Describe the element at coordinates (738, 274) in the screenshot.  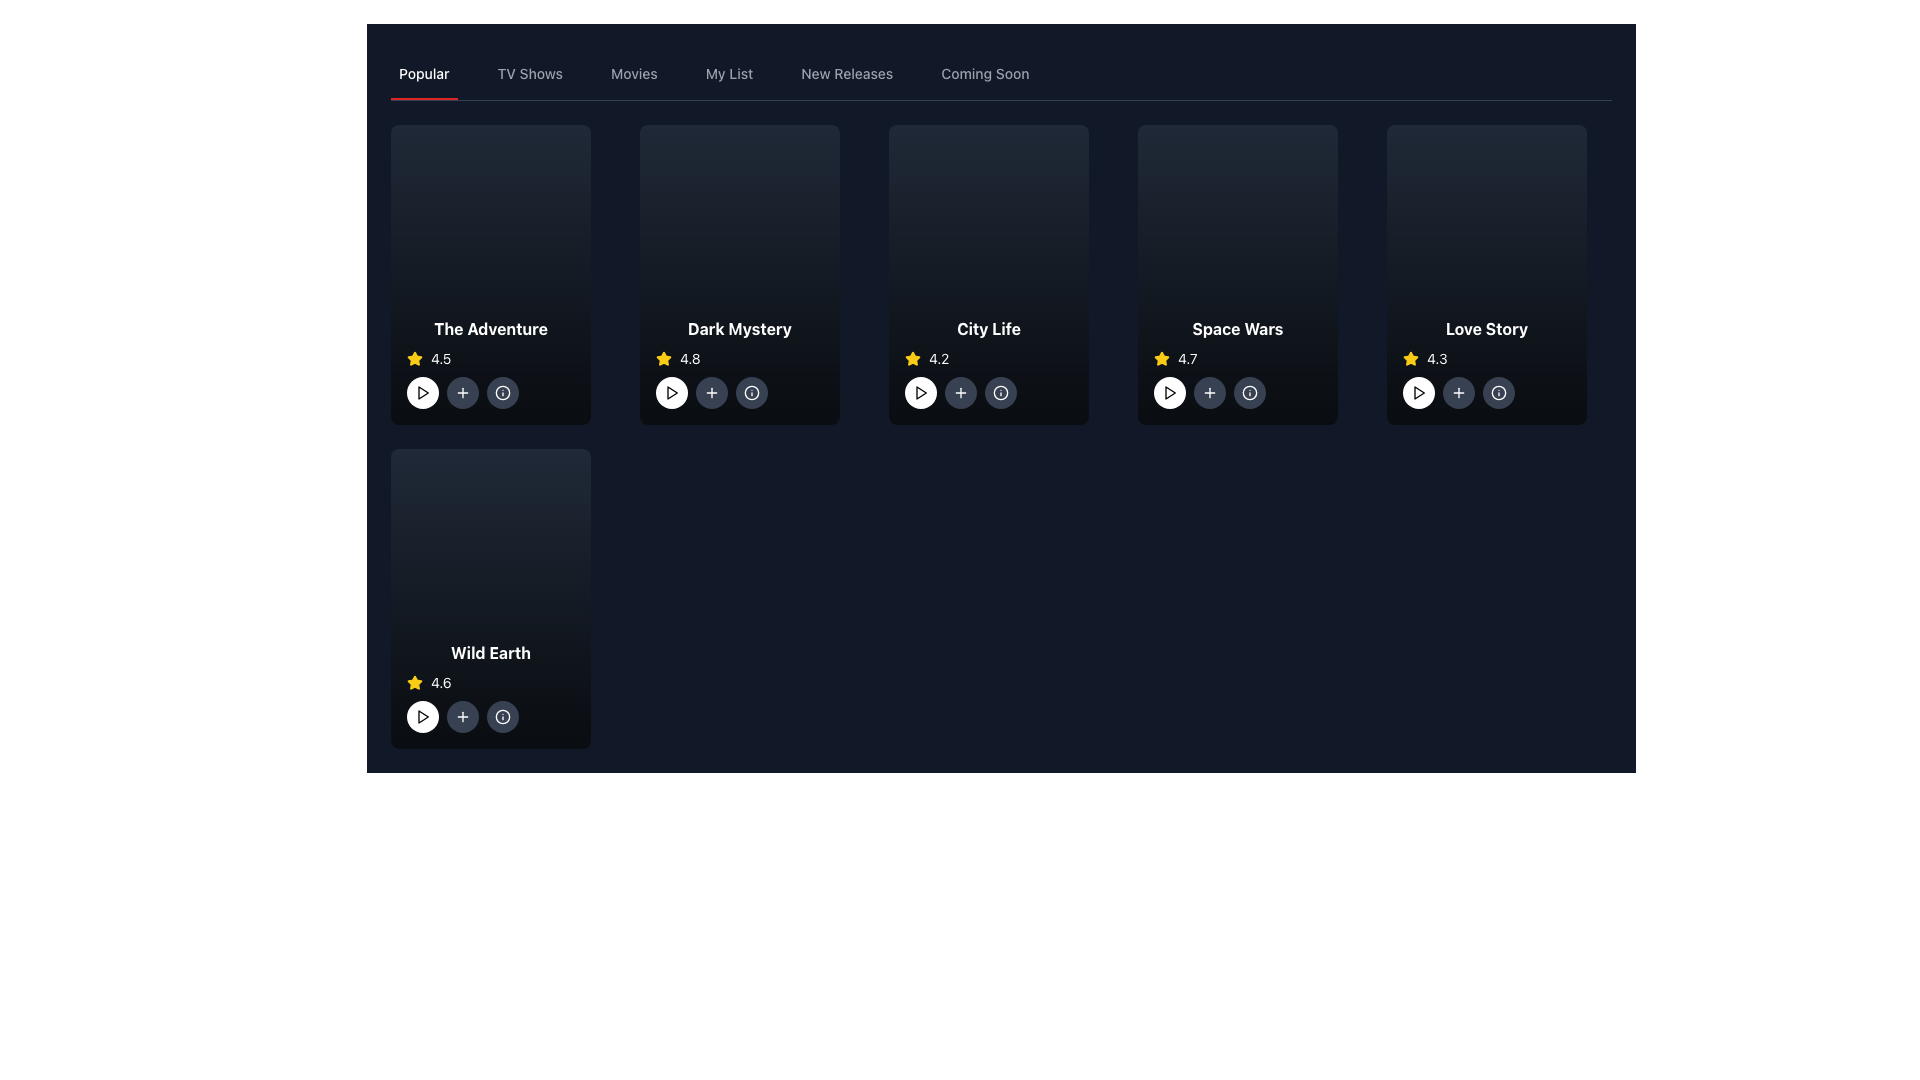
I see `the second card from the left in the first row of the grid, labeled 'Dark Mystery' with a rating of '4.8', to view details` at that location.